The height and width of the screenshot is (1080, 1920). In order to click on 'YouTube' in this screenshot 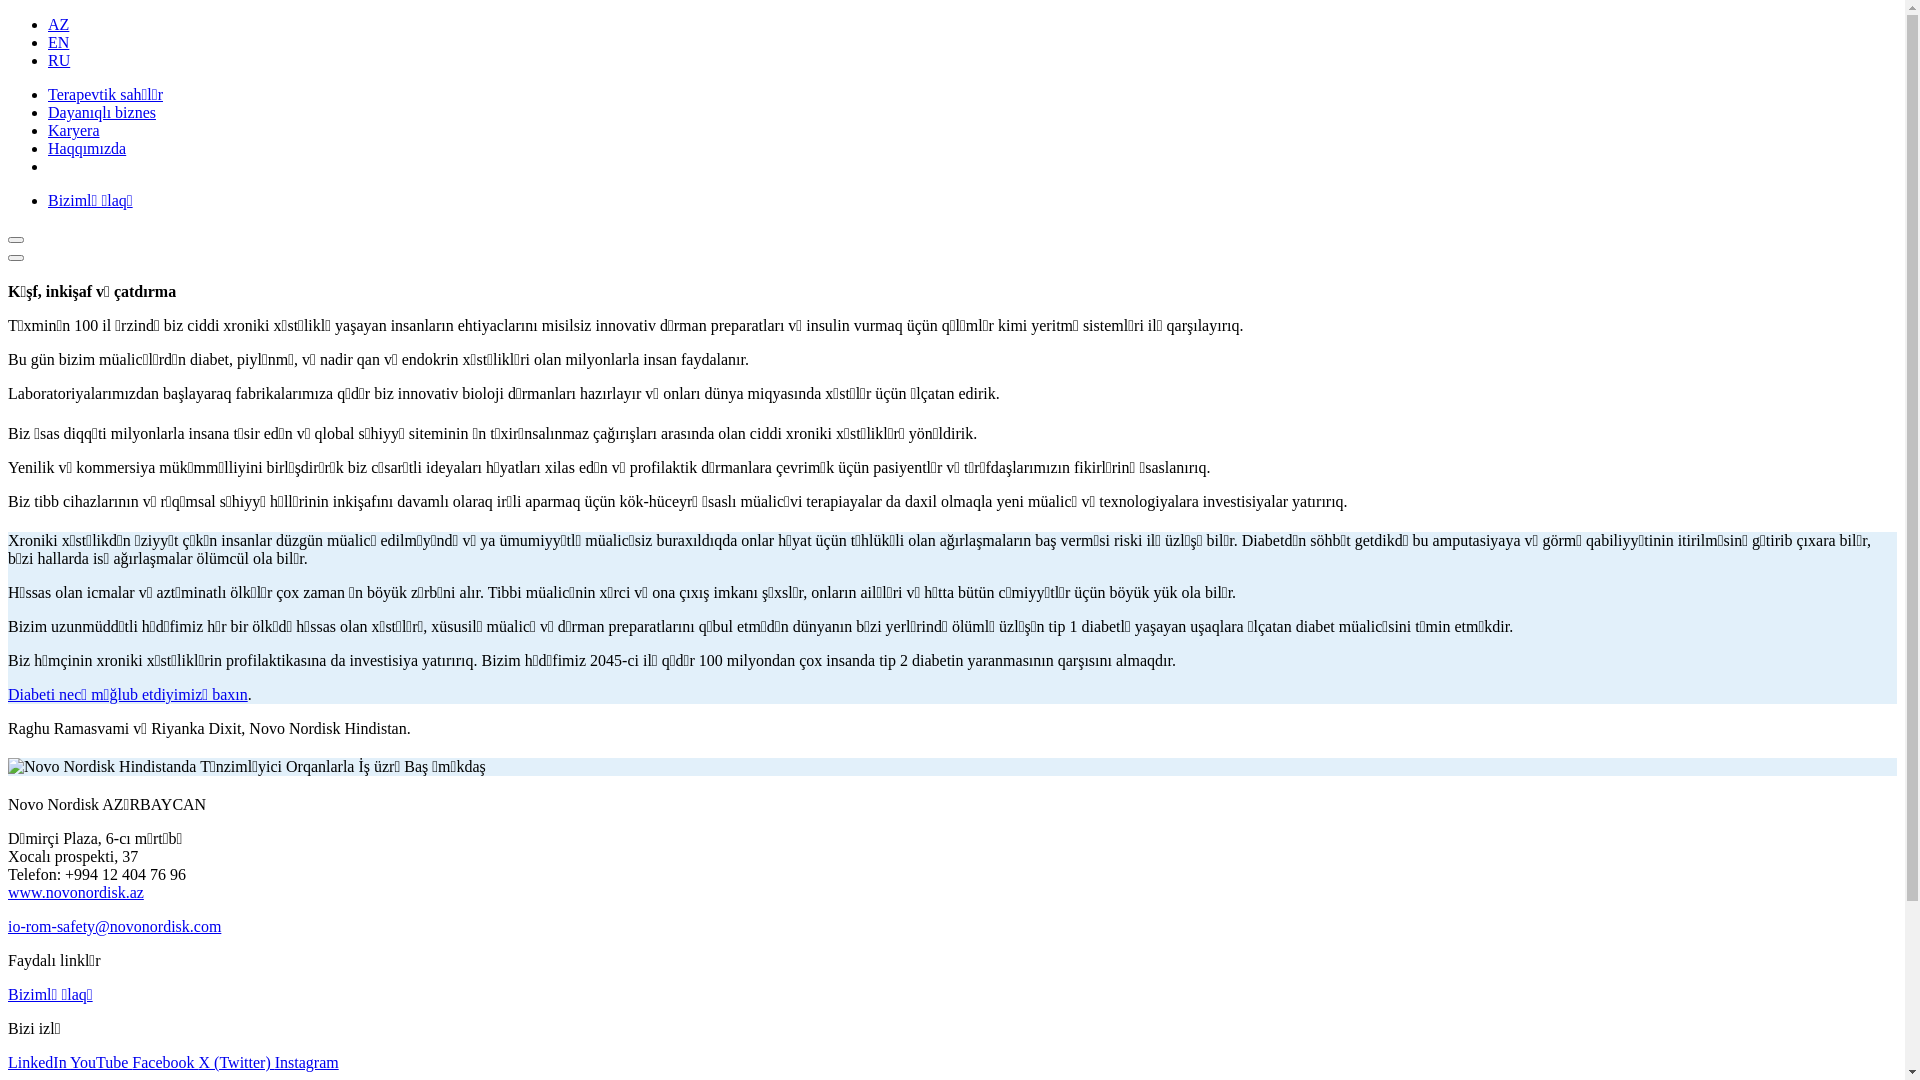, I will do `click(99, 1061)`.